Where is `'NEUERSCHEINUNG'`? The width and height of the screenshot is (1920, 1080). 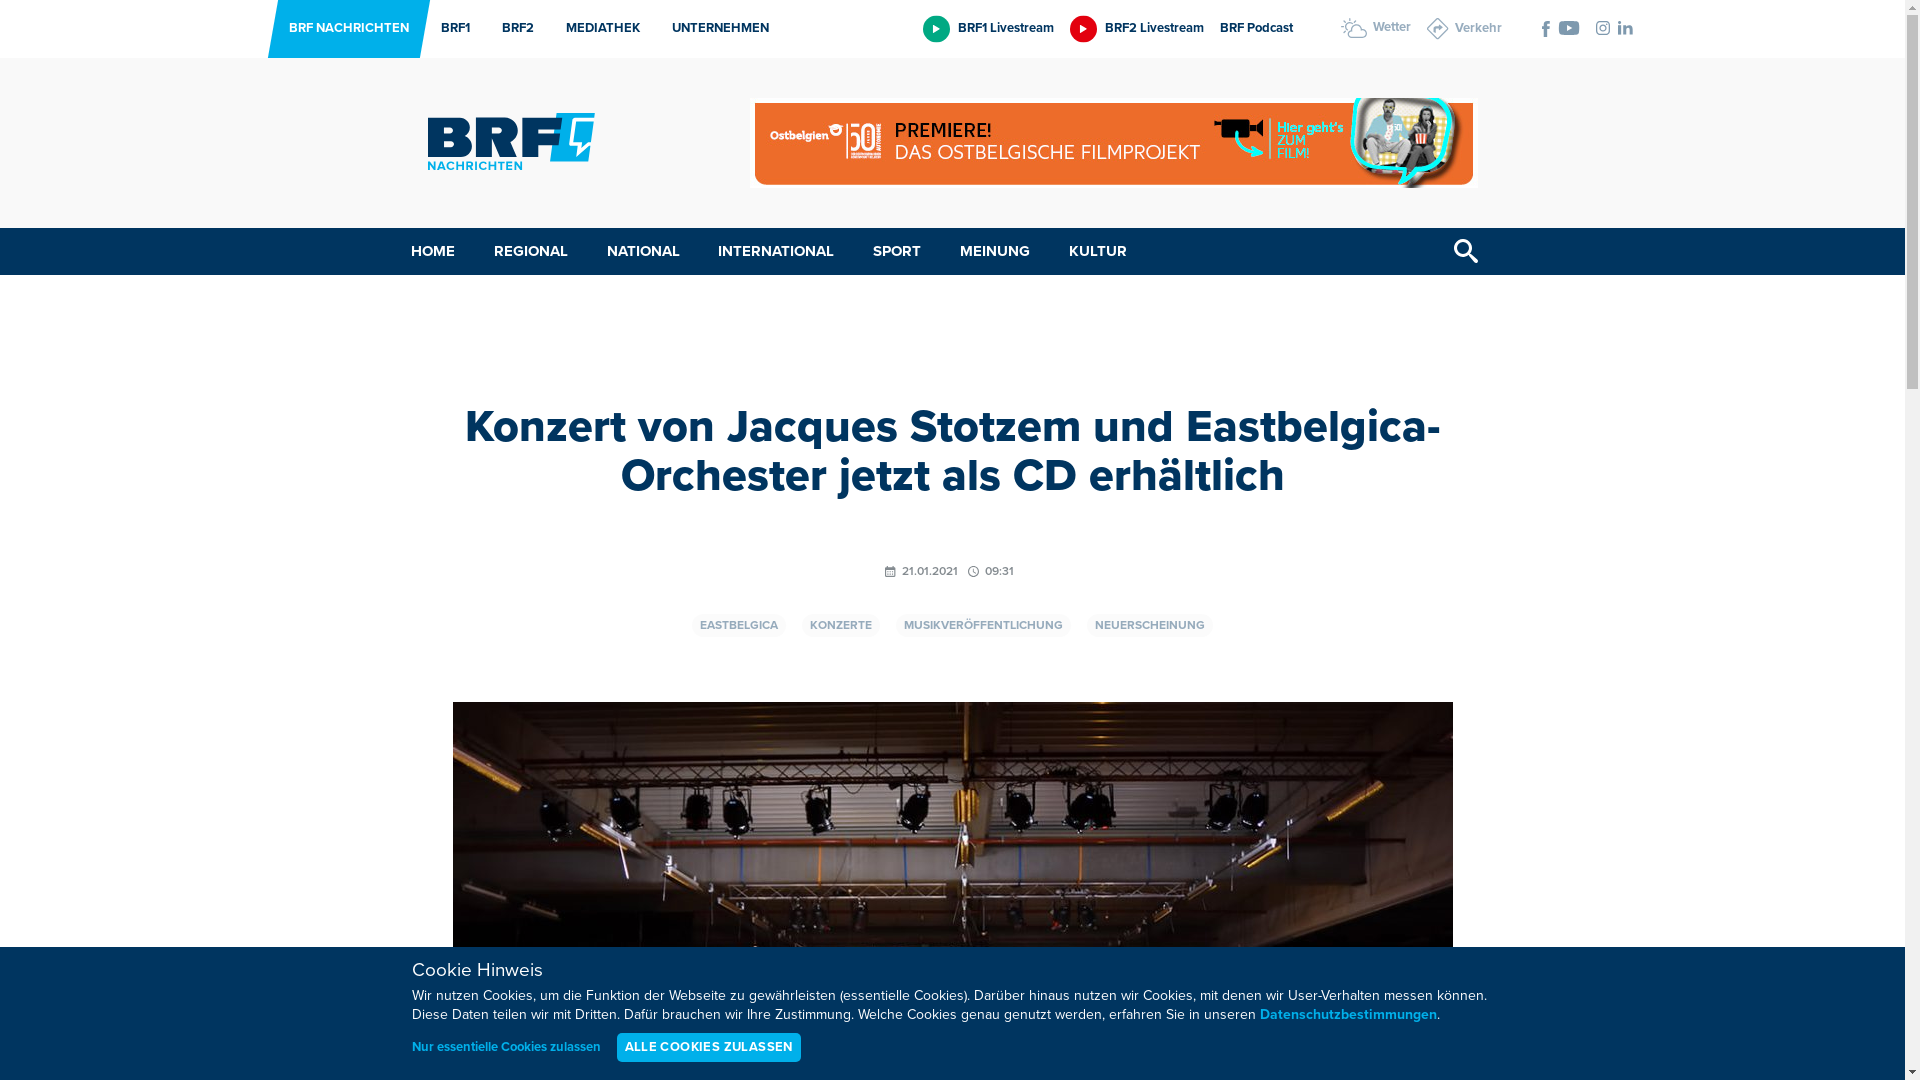
'NEUERSCHEINUNG' is located at coordinates (1150, 624).